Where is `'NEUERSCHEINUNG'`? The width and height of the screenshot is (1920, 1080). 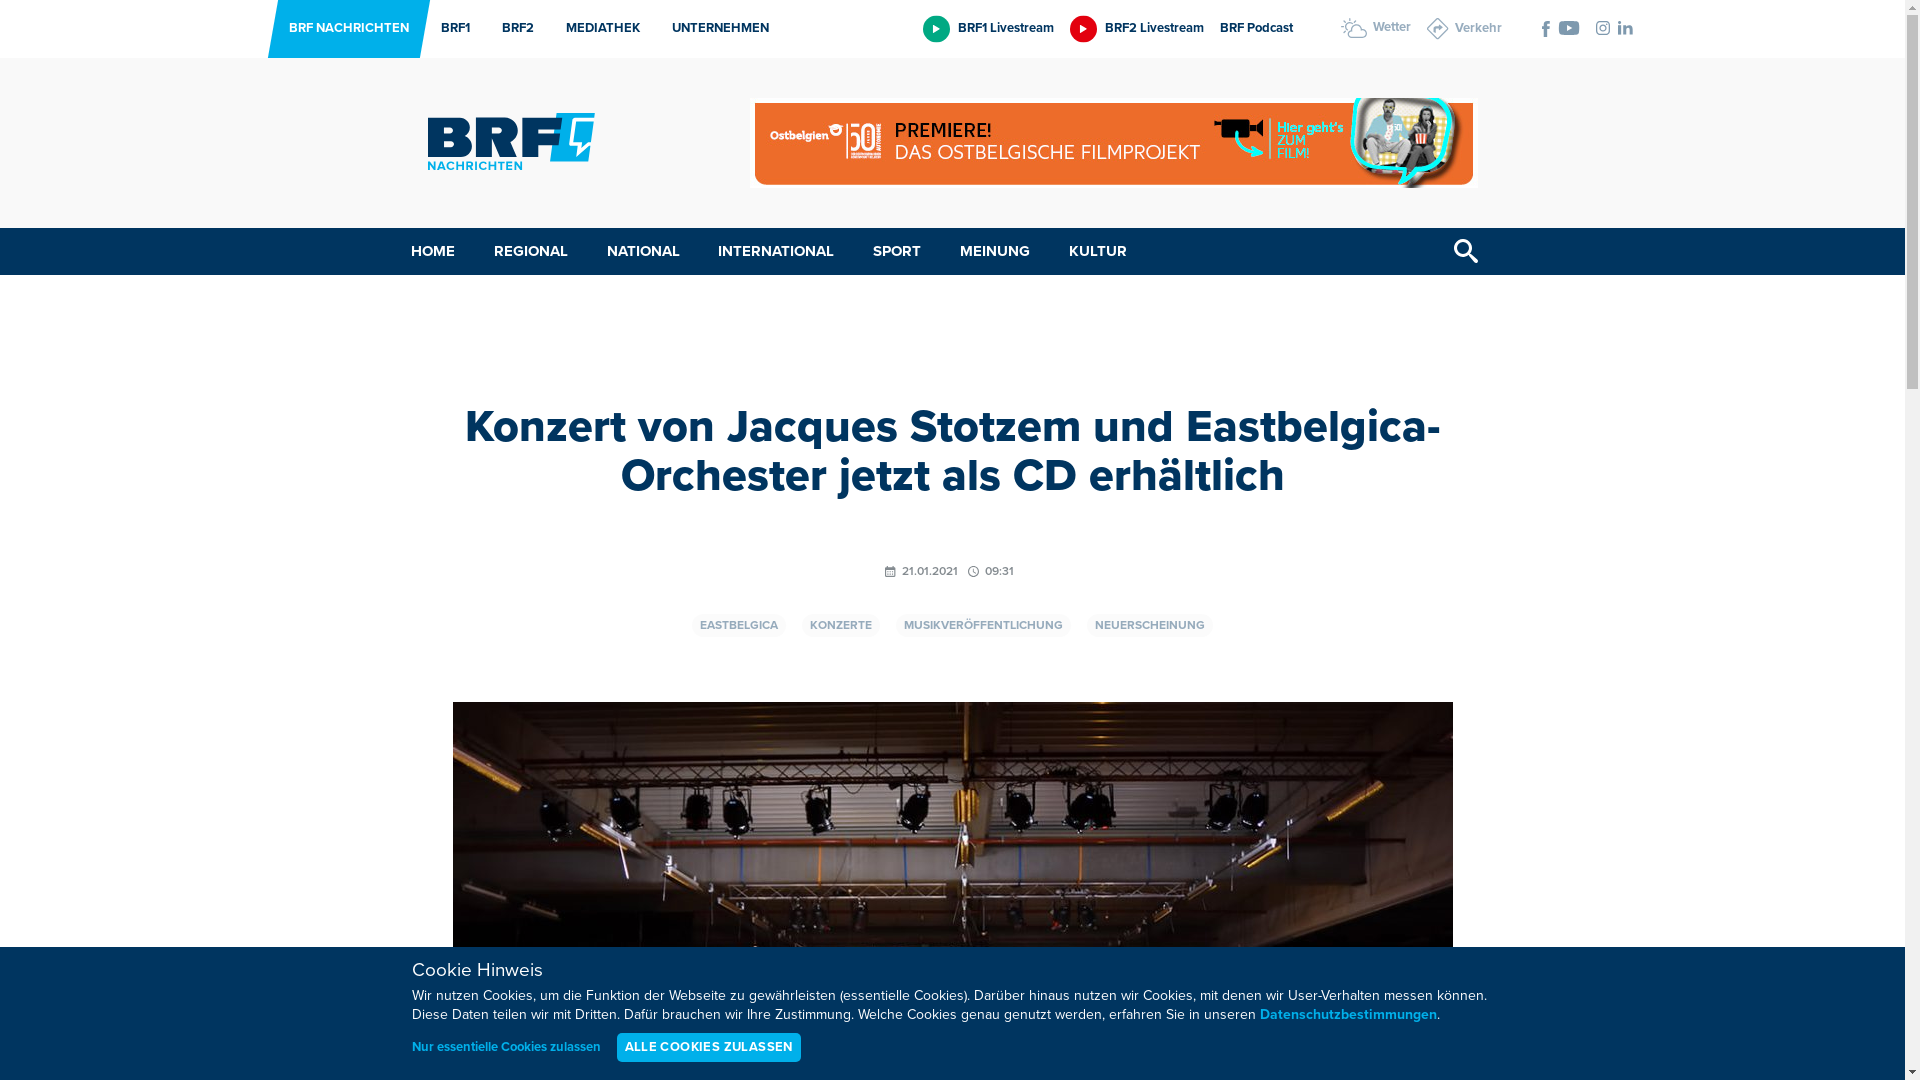
'NEUERSCHEINUNG' is located at coordinates (1150, 624).